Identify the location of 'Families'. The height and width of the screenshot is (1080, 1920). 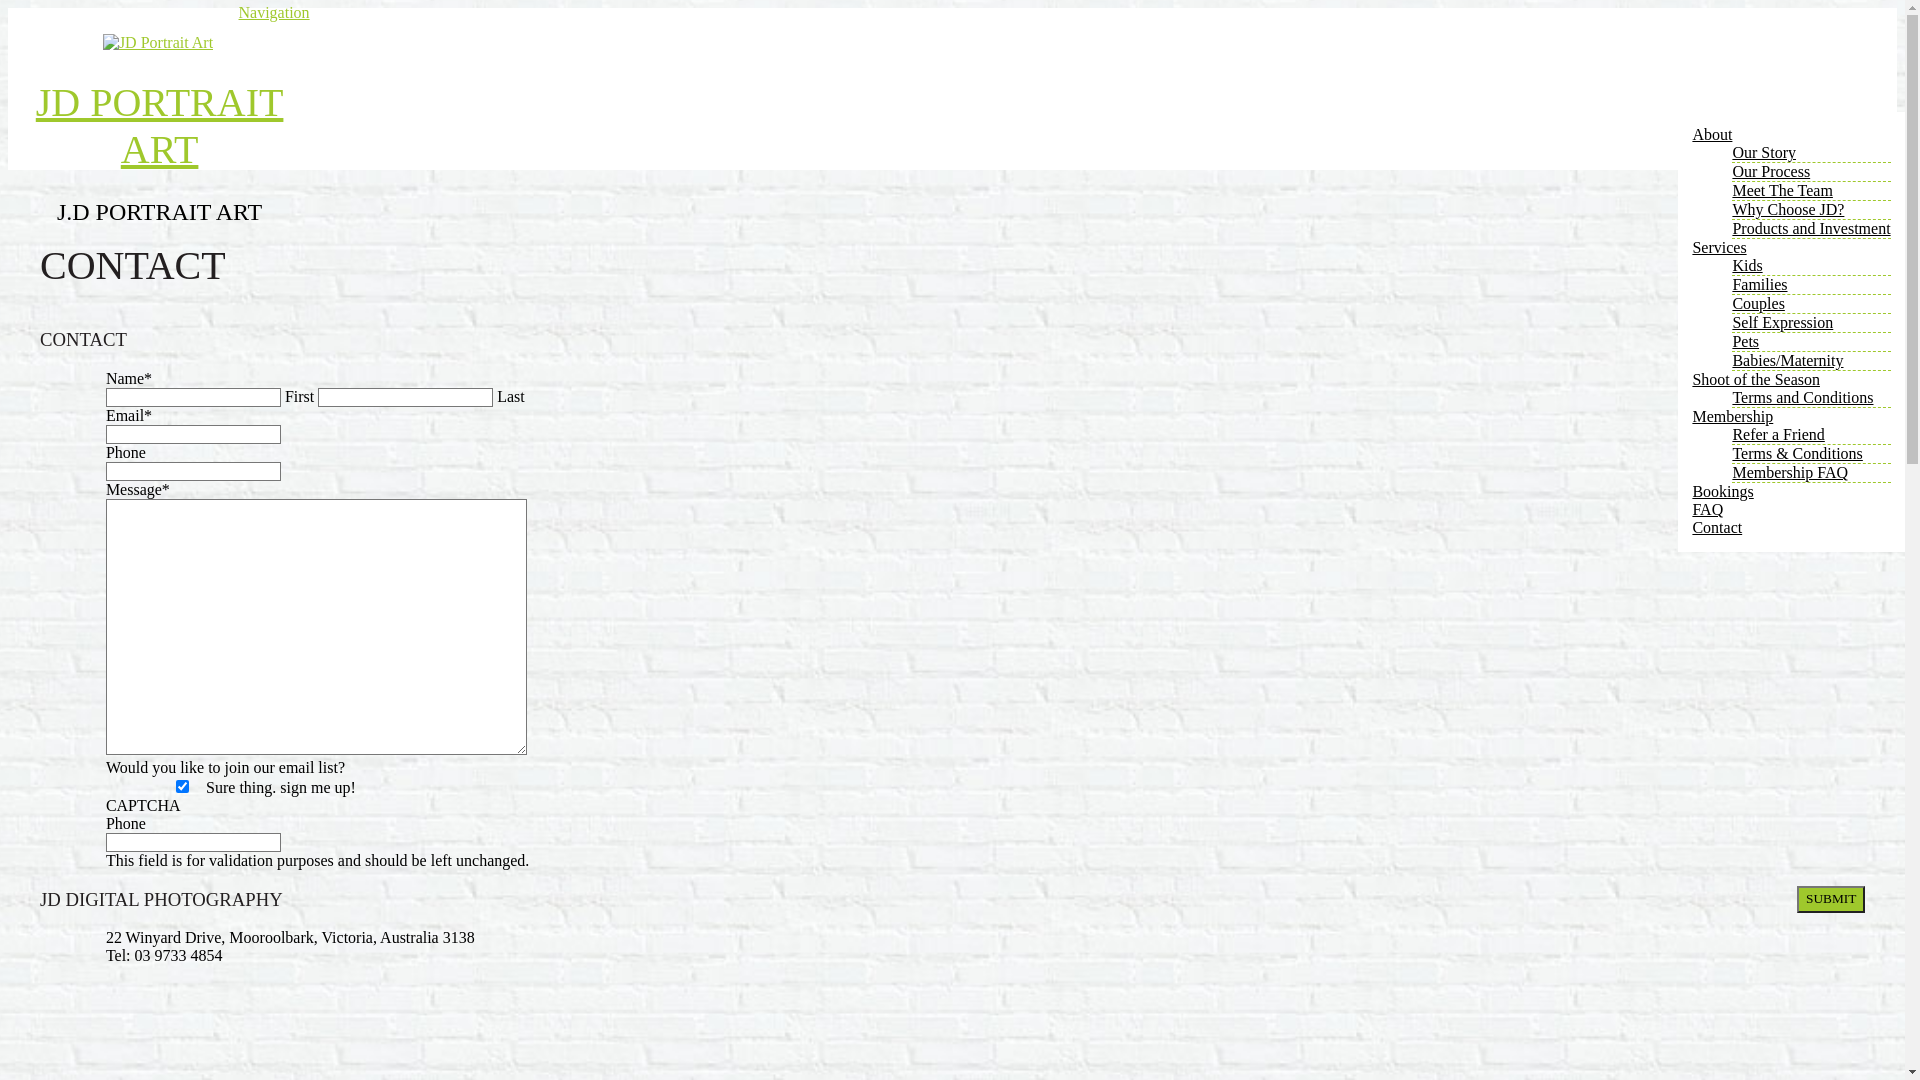
(1758, 284).